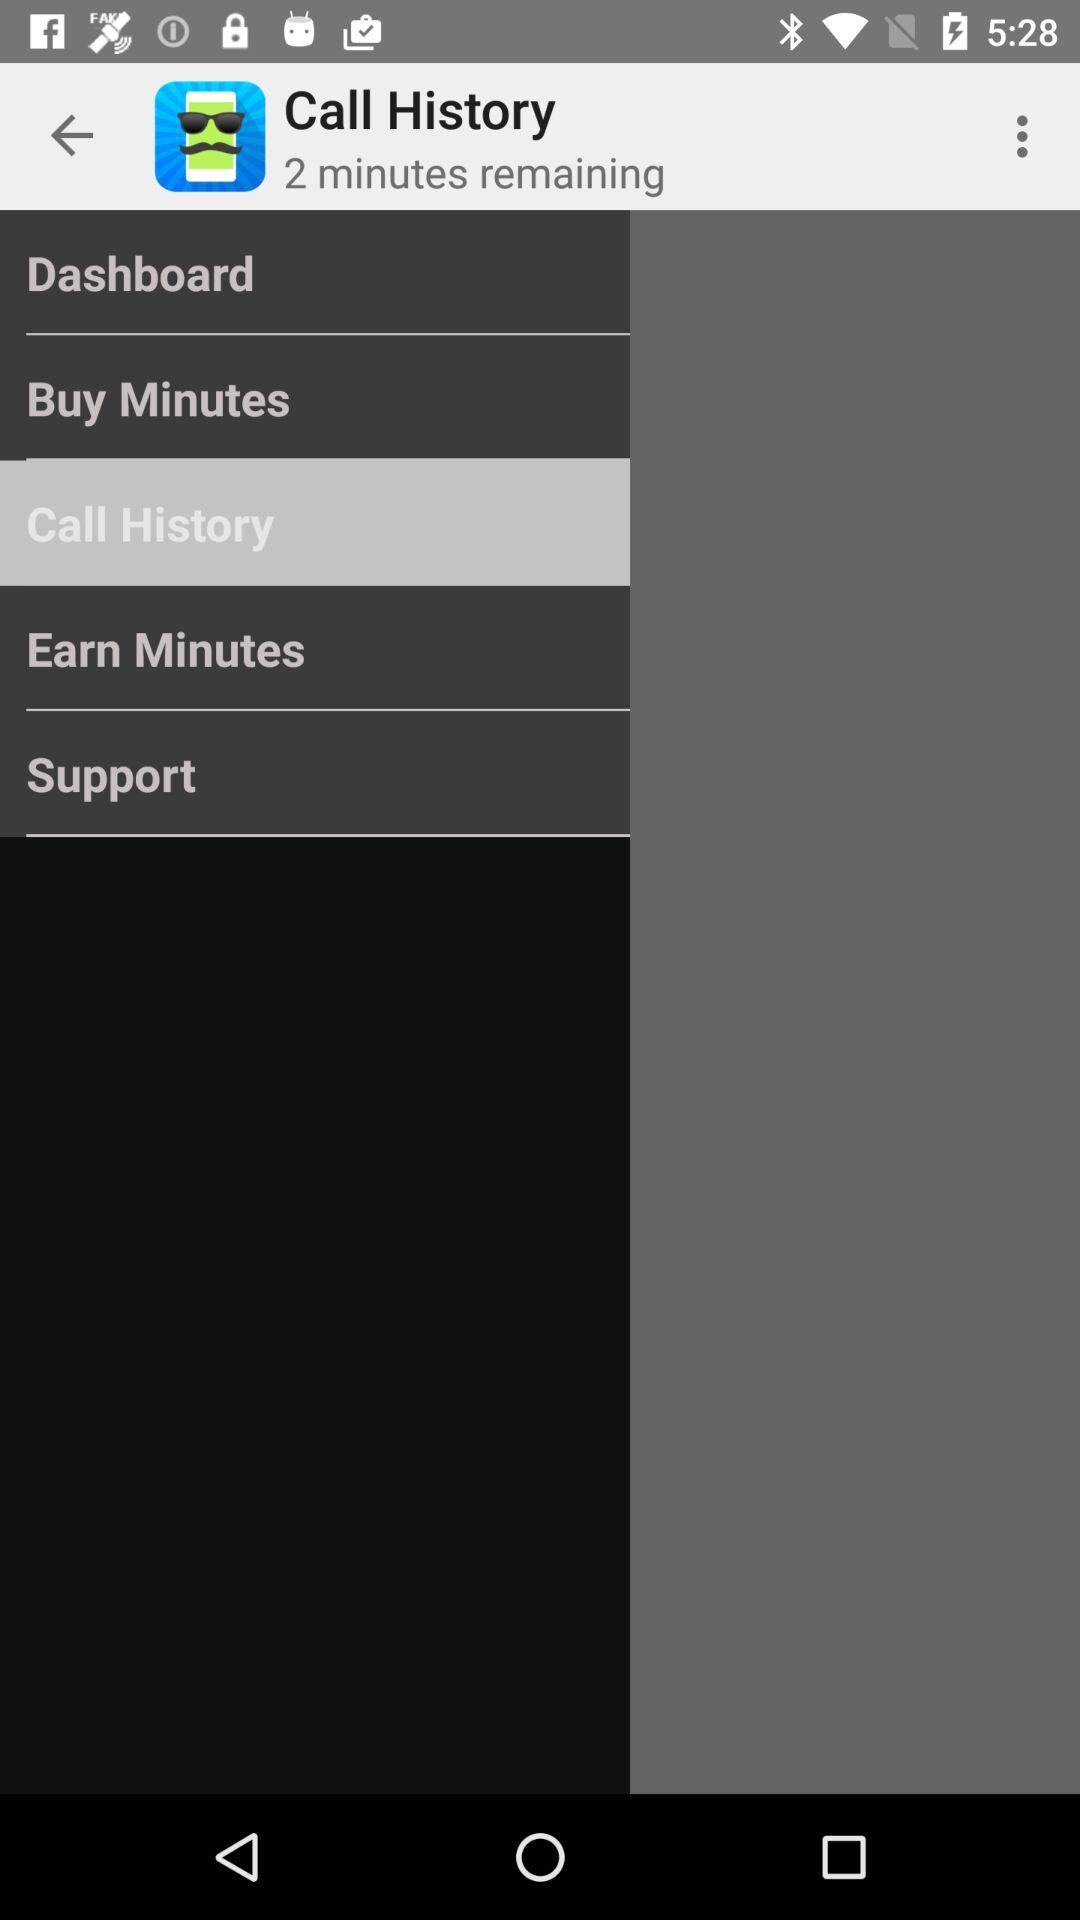  What do you see at coordinates (315, 398) in the screenshot?
I see `the item below dashboard icon` at bounding box center [315, 398].